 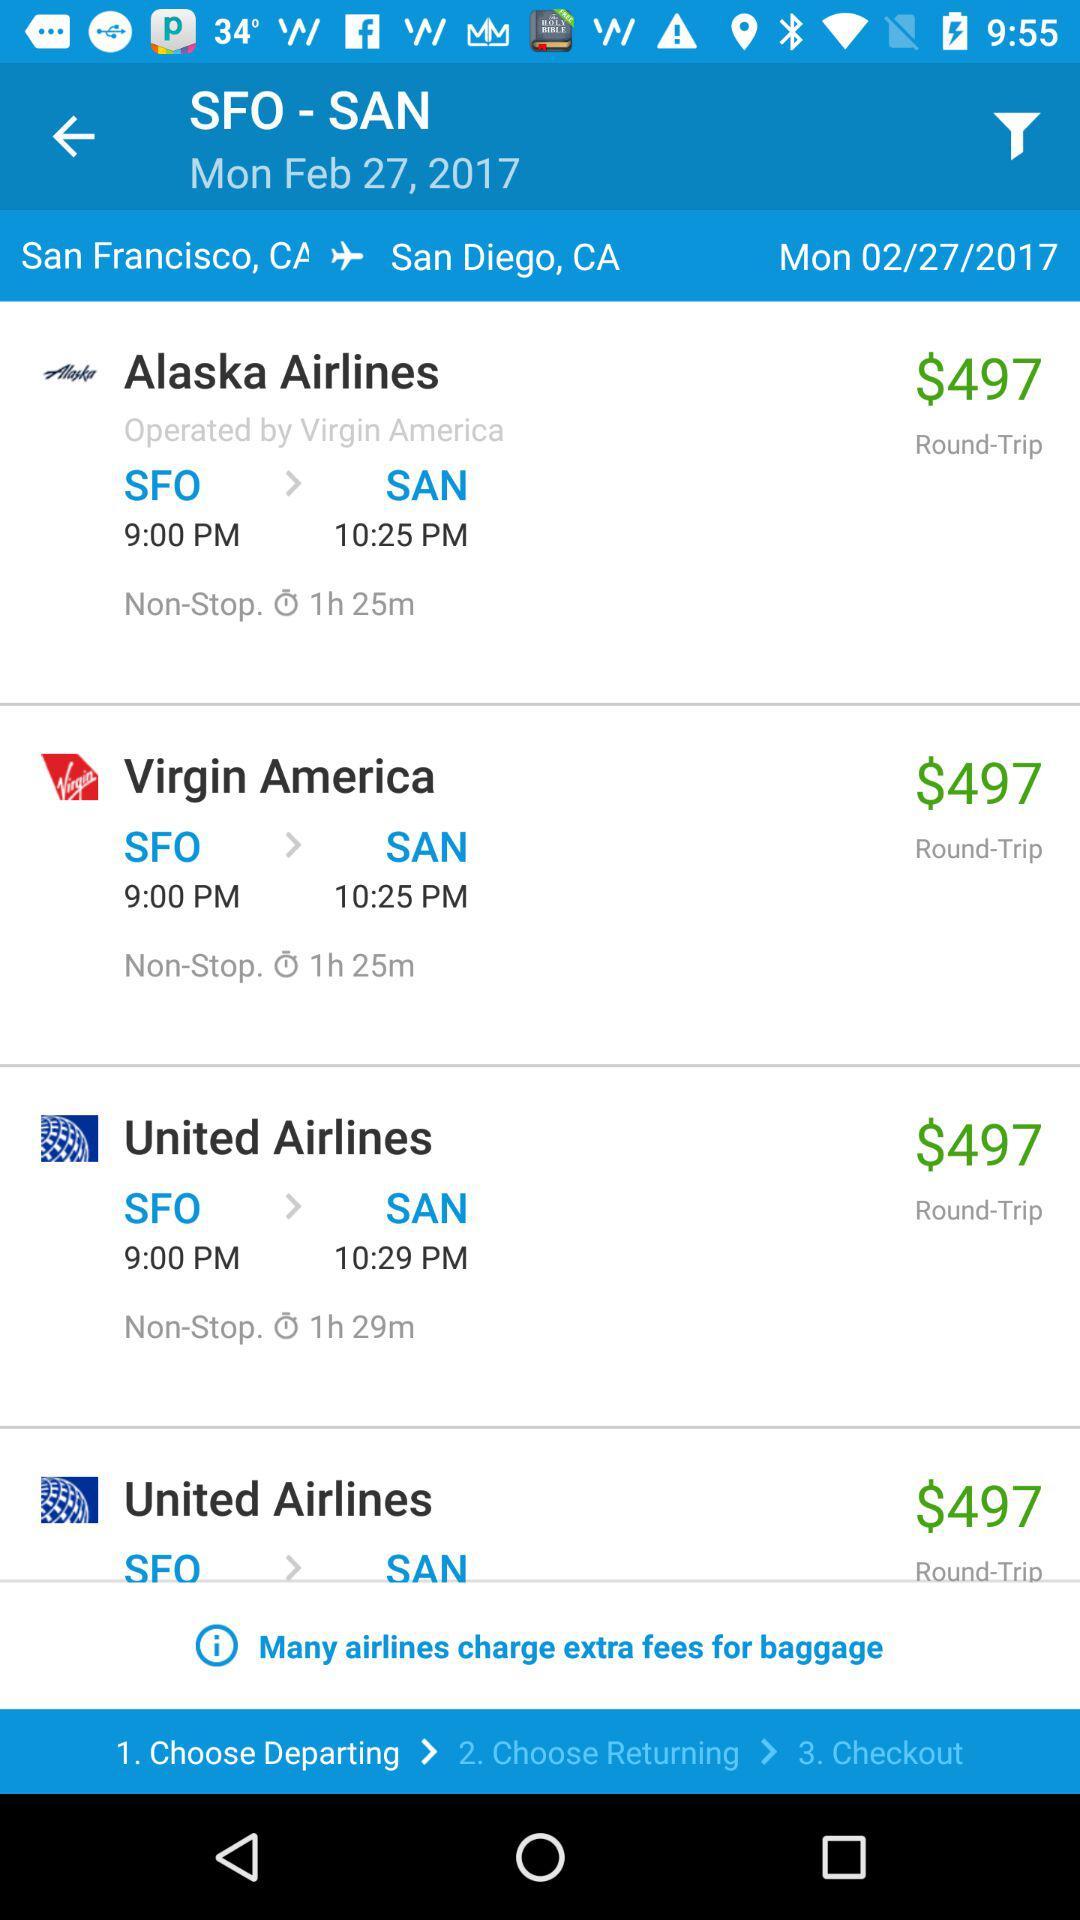 I want to click on the item above united airlines, so click(x=342, y=1325).